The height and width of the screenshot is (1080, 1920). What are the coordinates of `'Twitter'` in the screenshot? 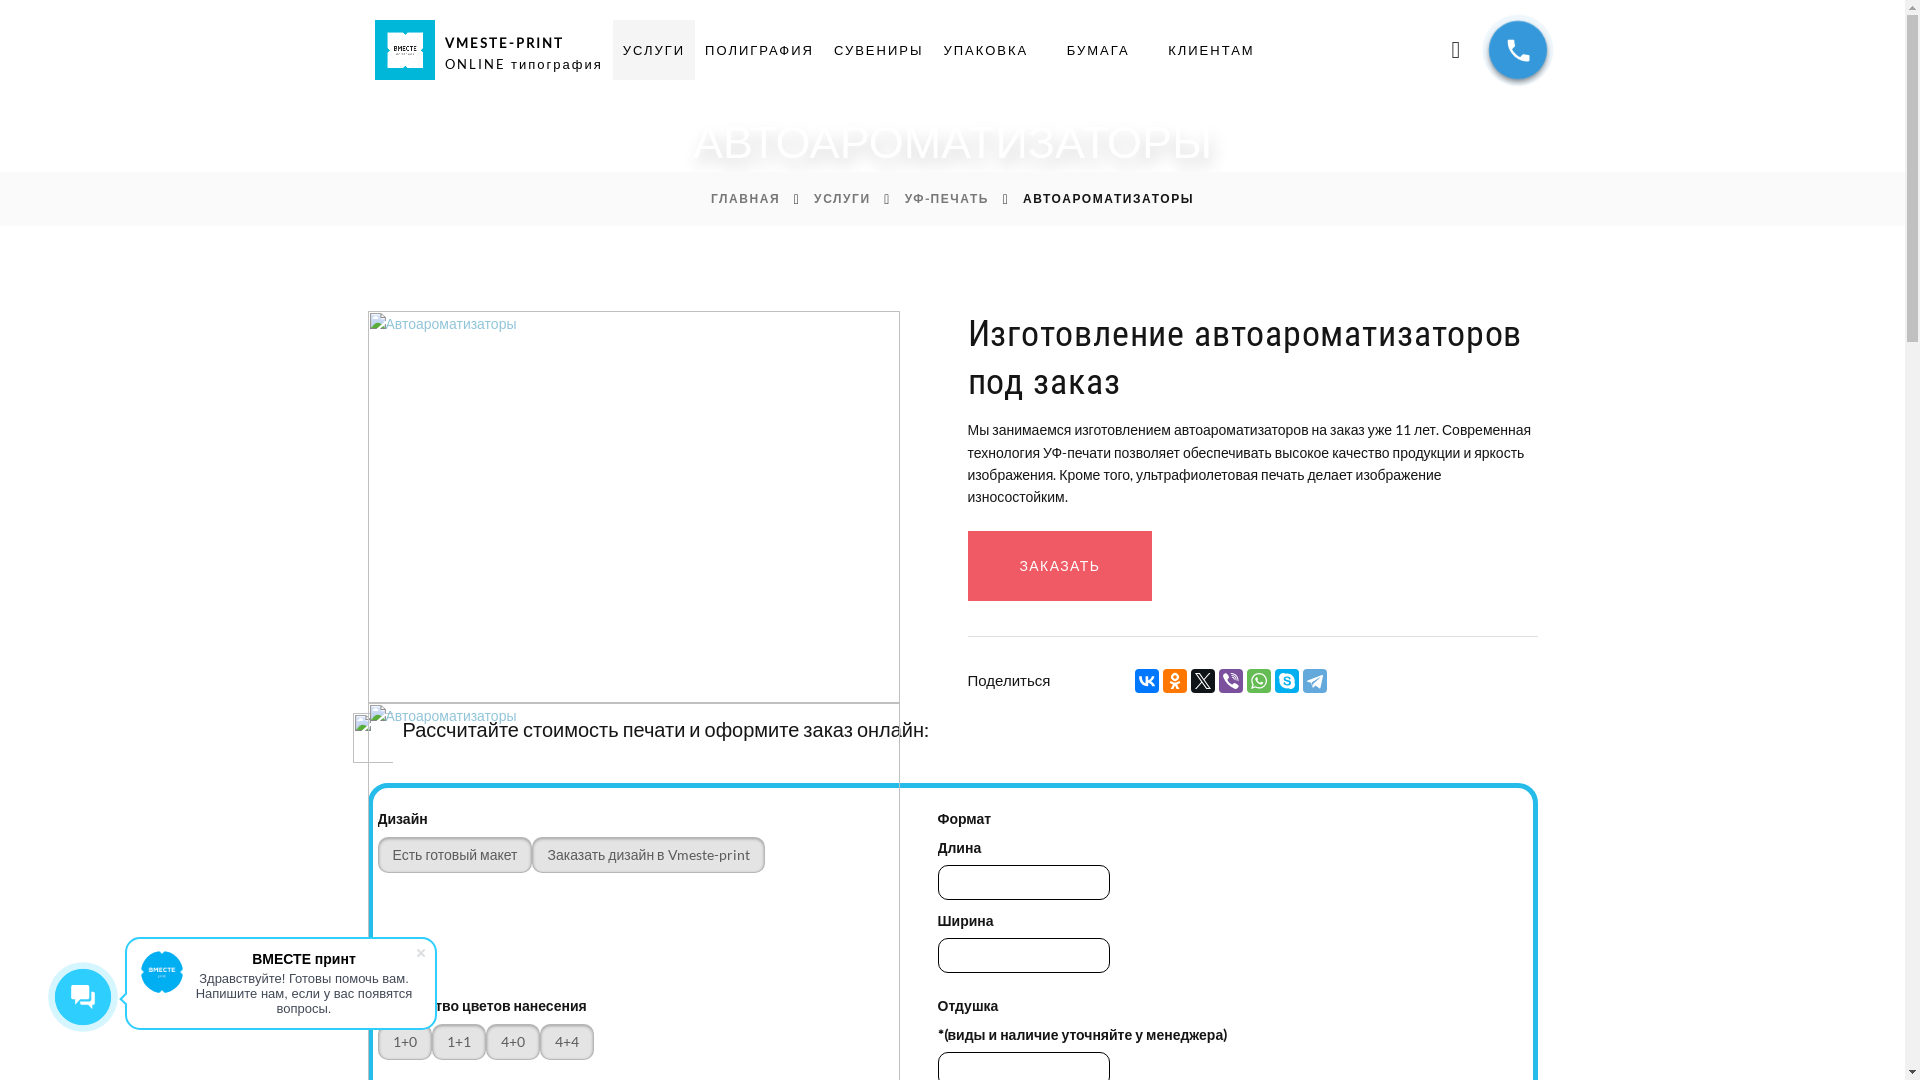 It's located at (1190, 680).